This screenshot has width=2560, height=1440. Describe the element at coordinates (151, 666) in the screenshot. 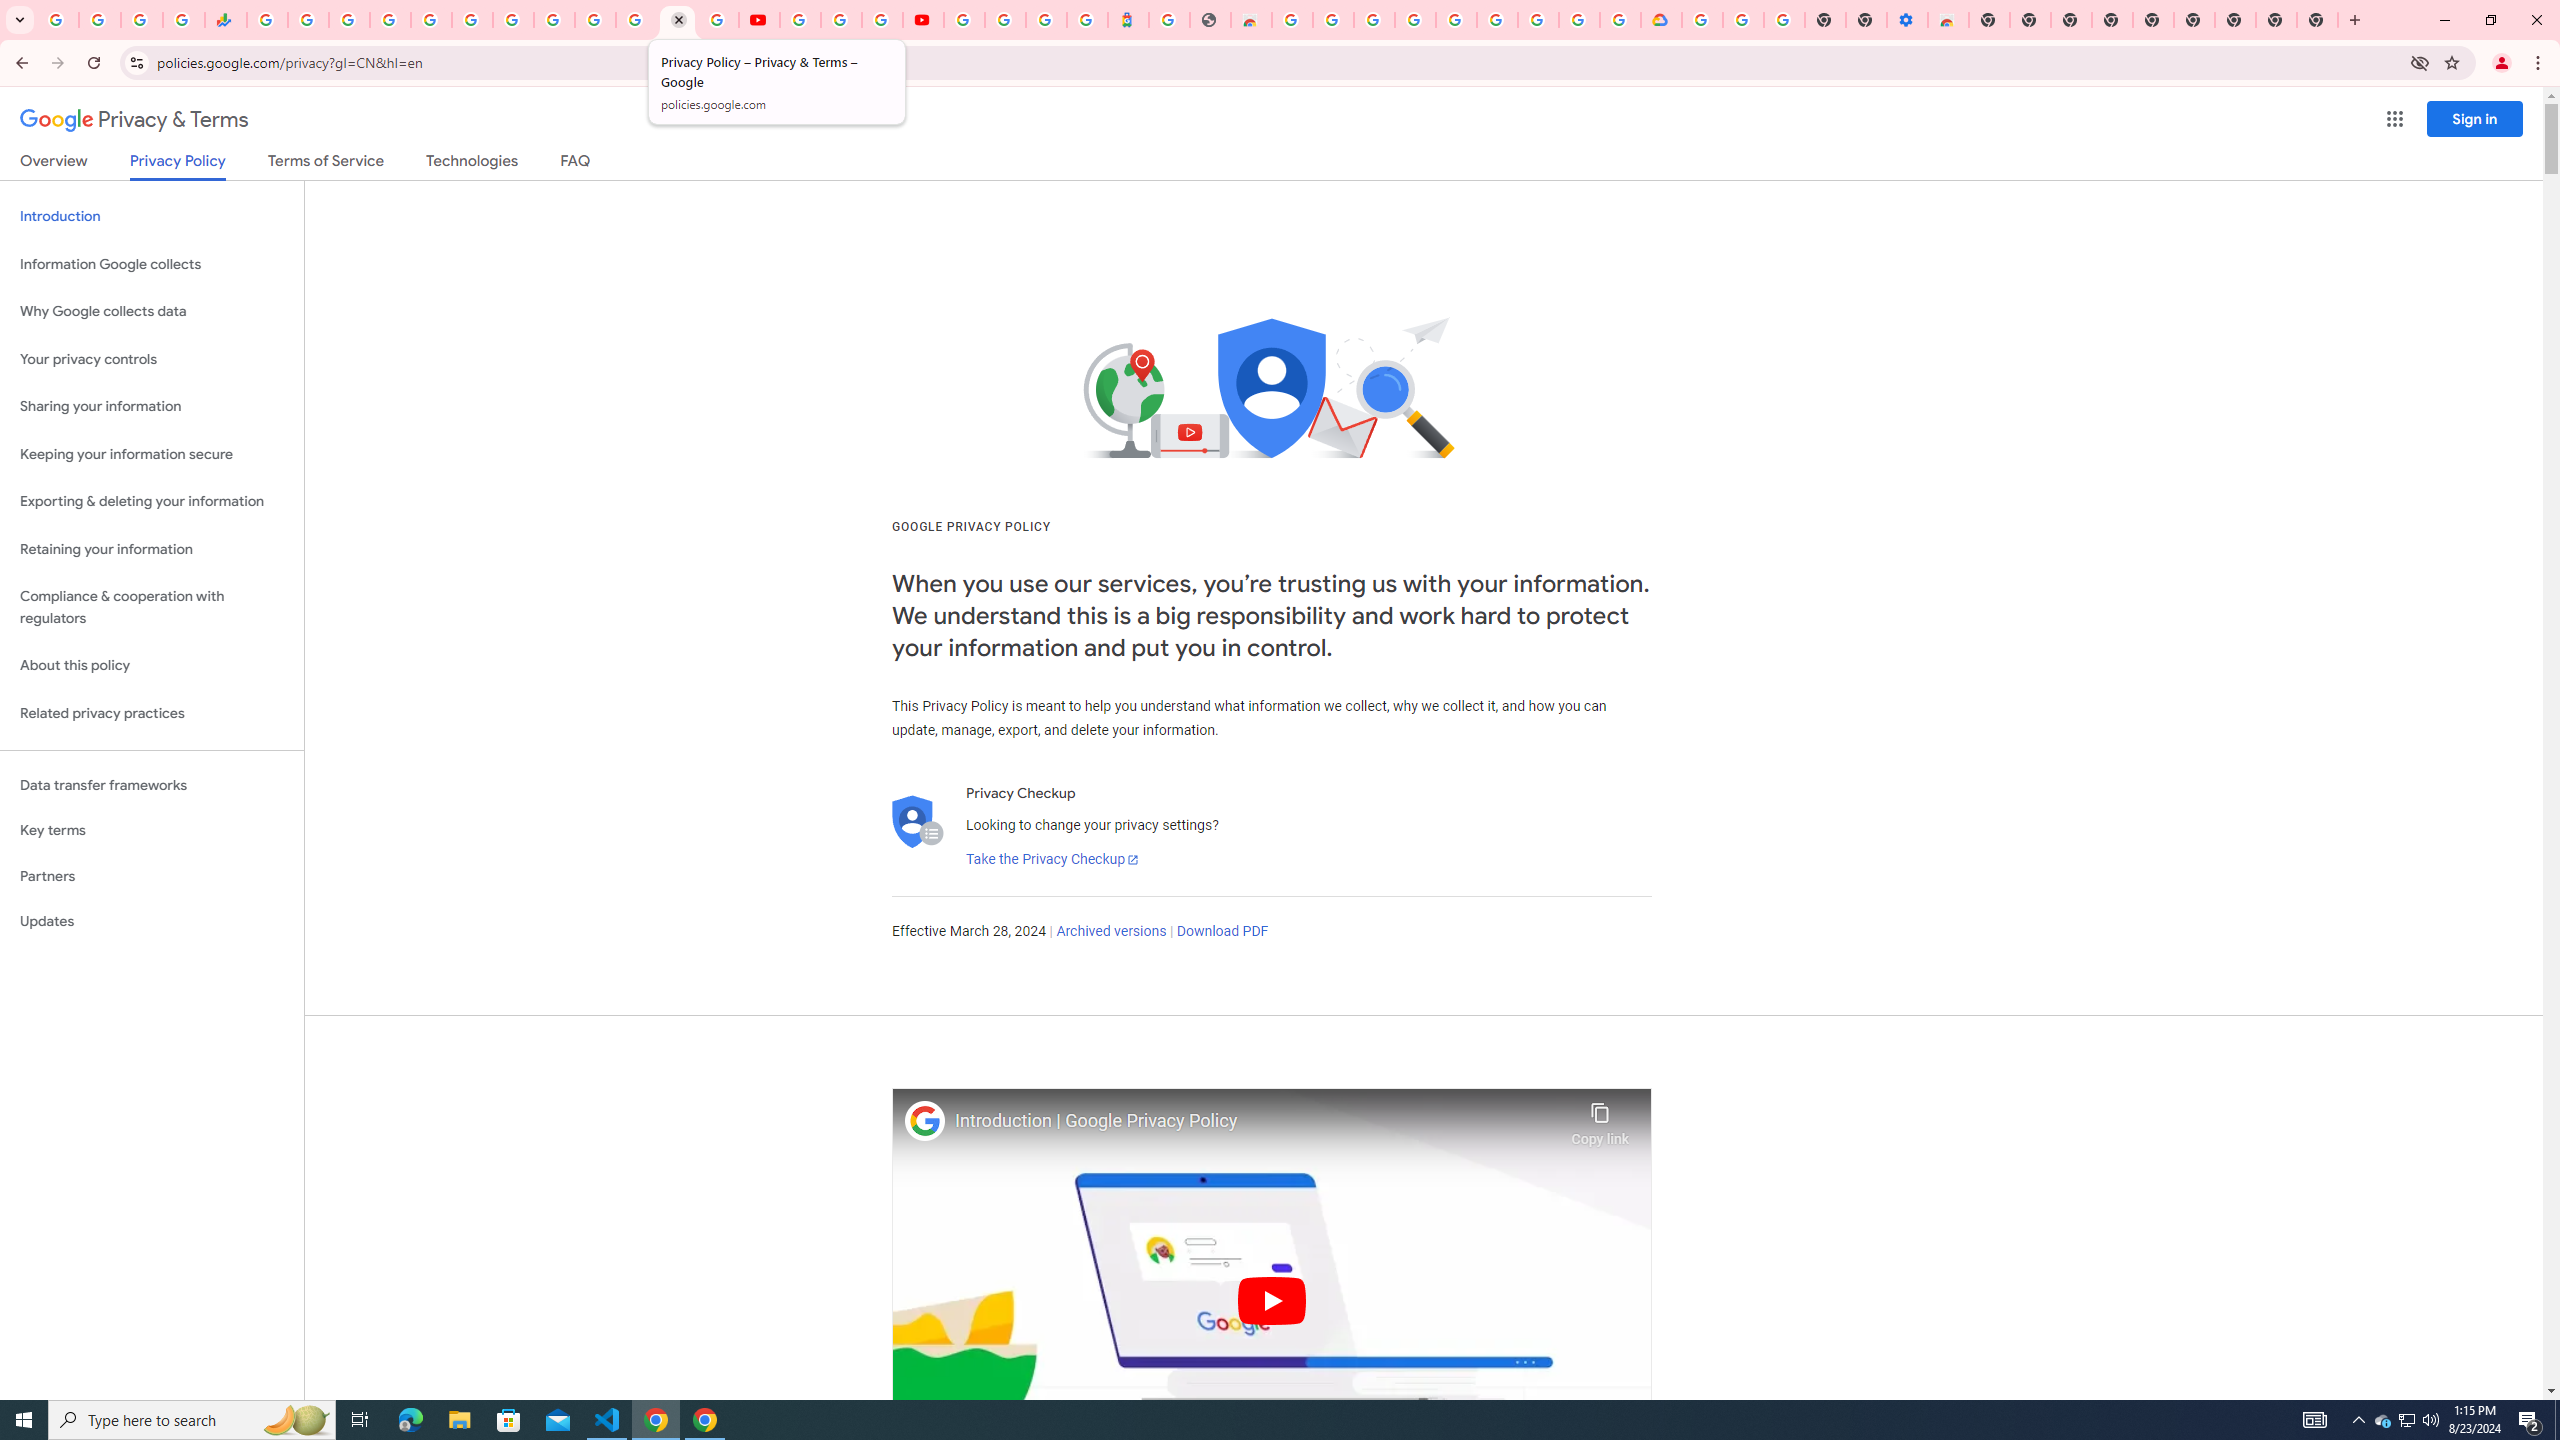

I see `'About this policy'` at that location.